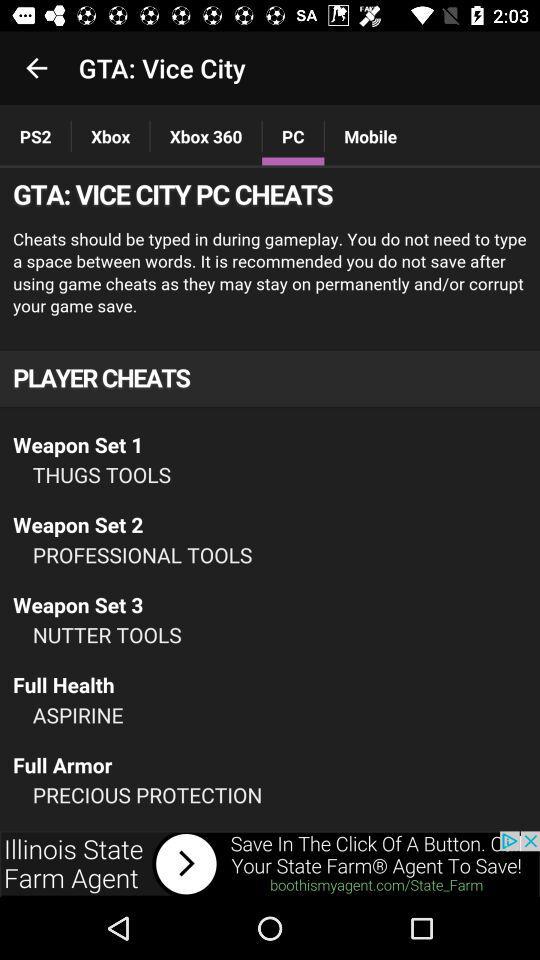 This screenshot has height=960, width=540. I want to click on advertisement page, so click(270, 863).